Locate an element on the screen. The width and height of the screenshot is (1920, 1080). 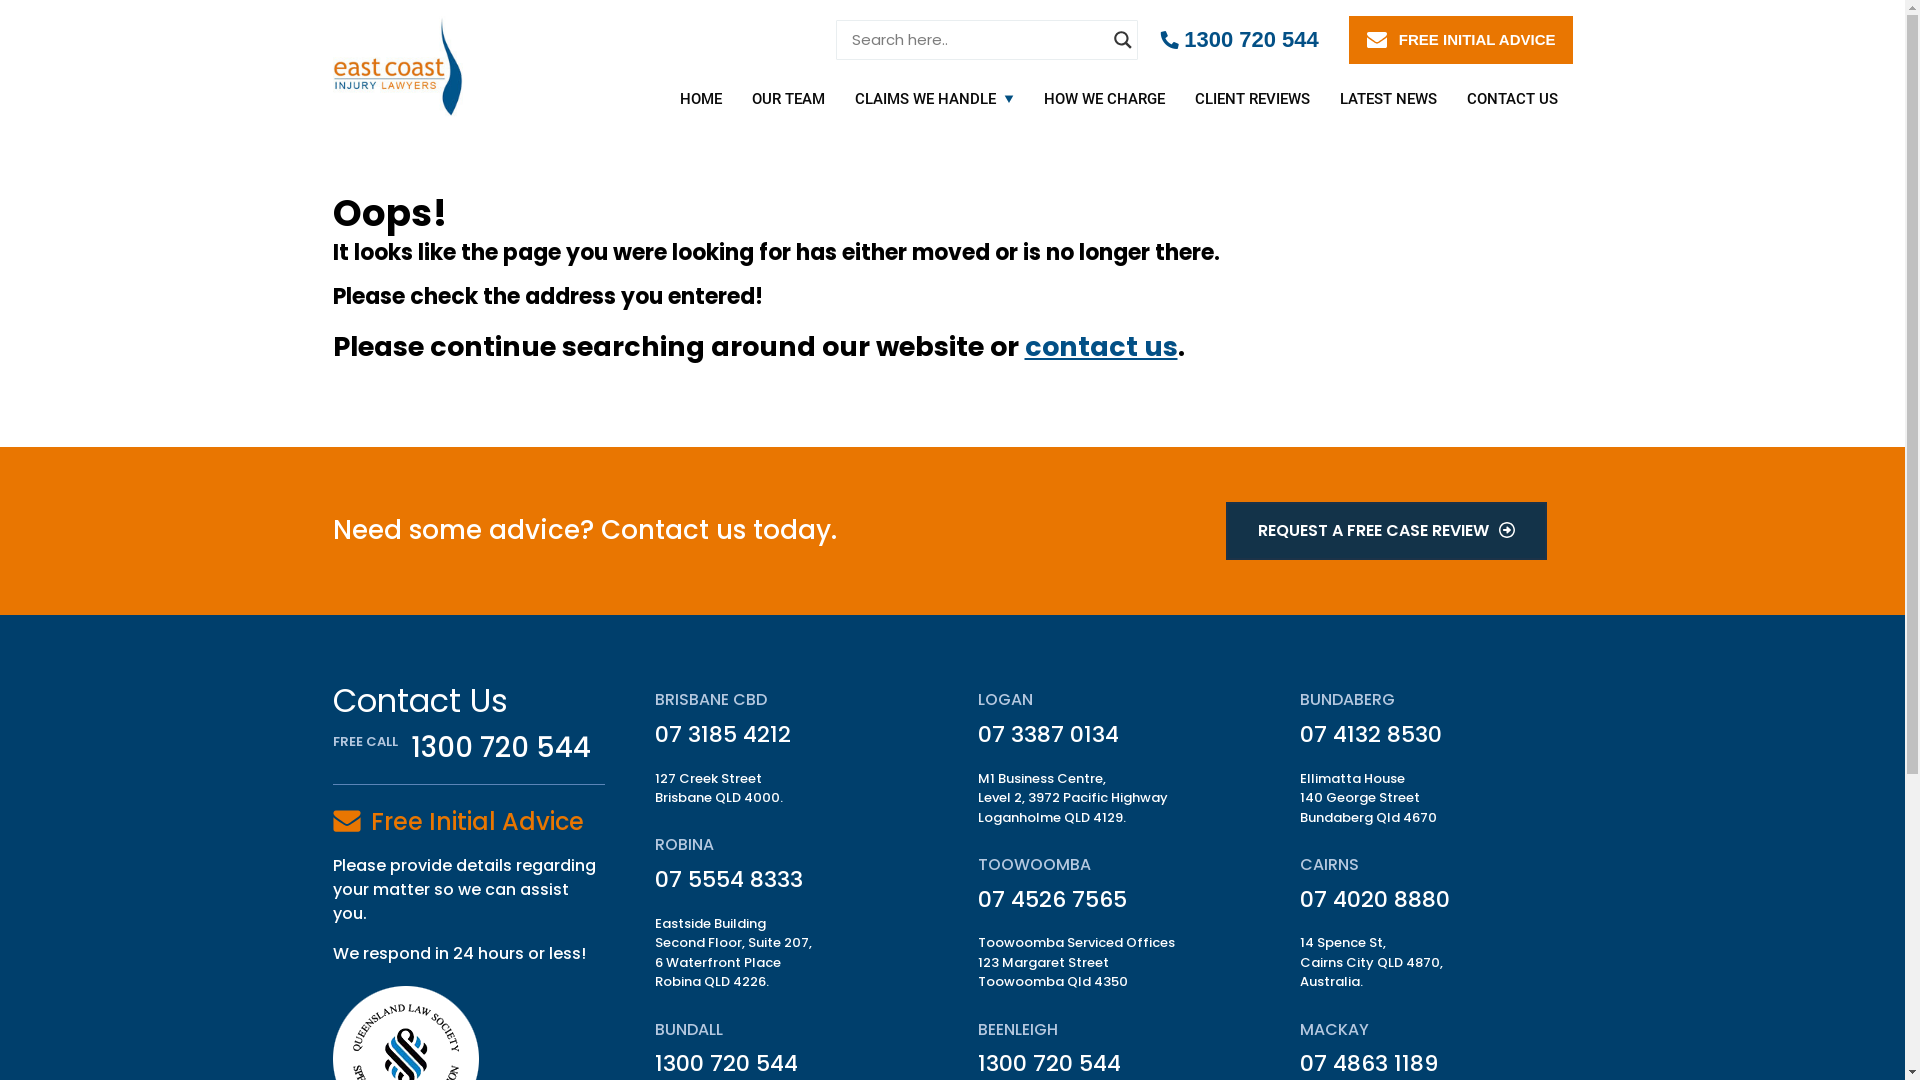
'TOOWOOMBA' is located at coordinates (978, 863).